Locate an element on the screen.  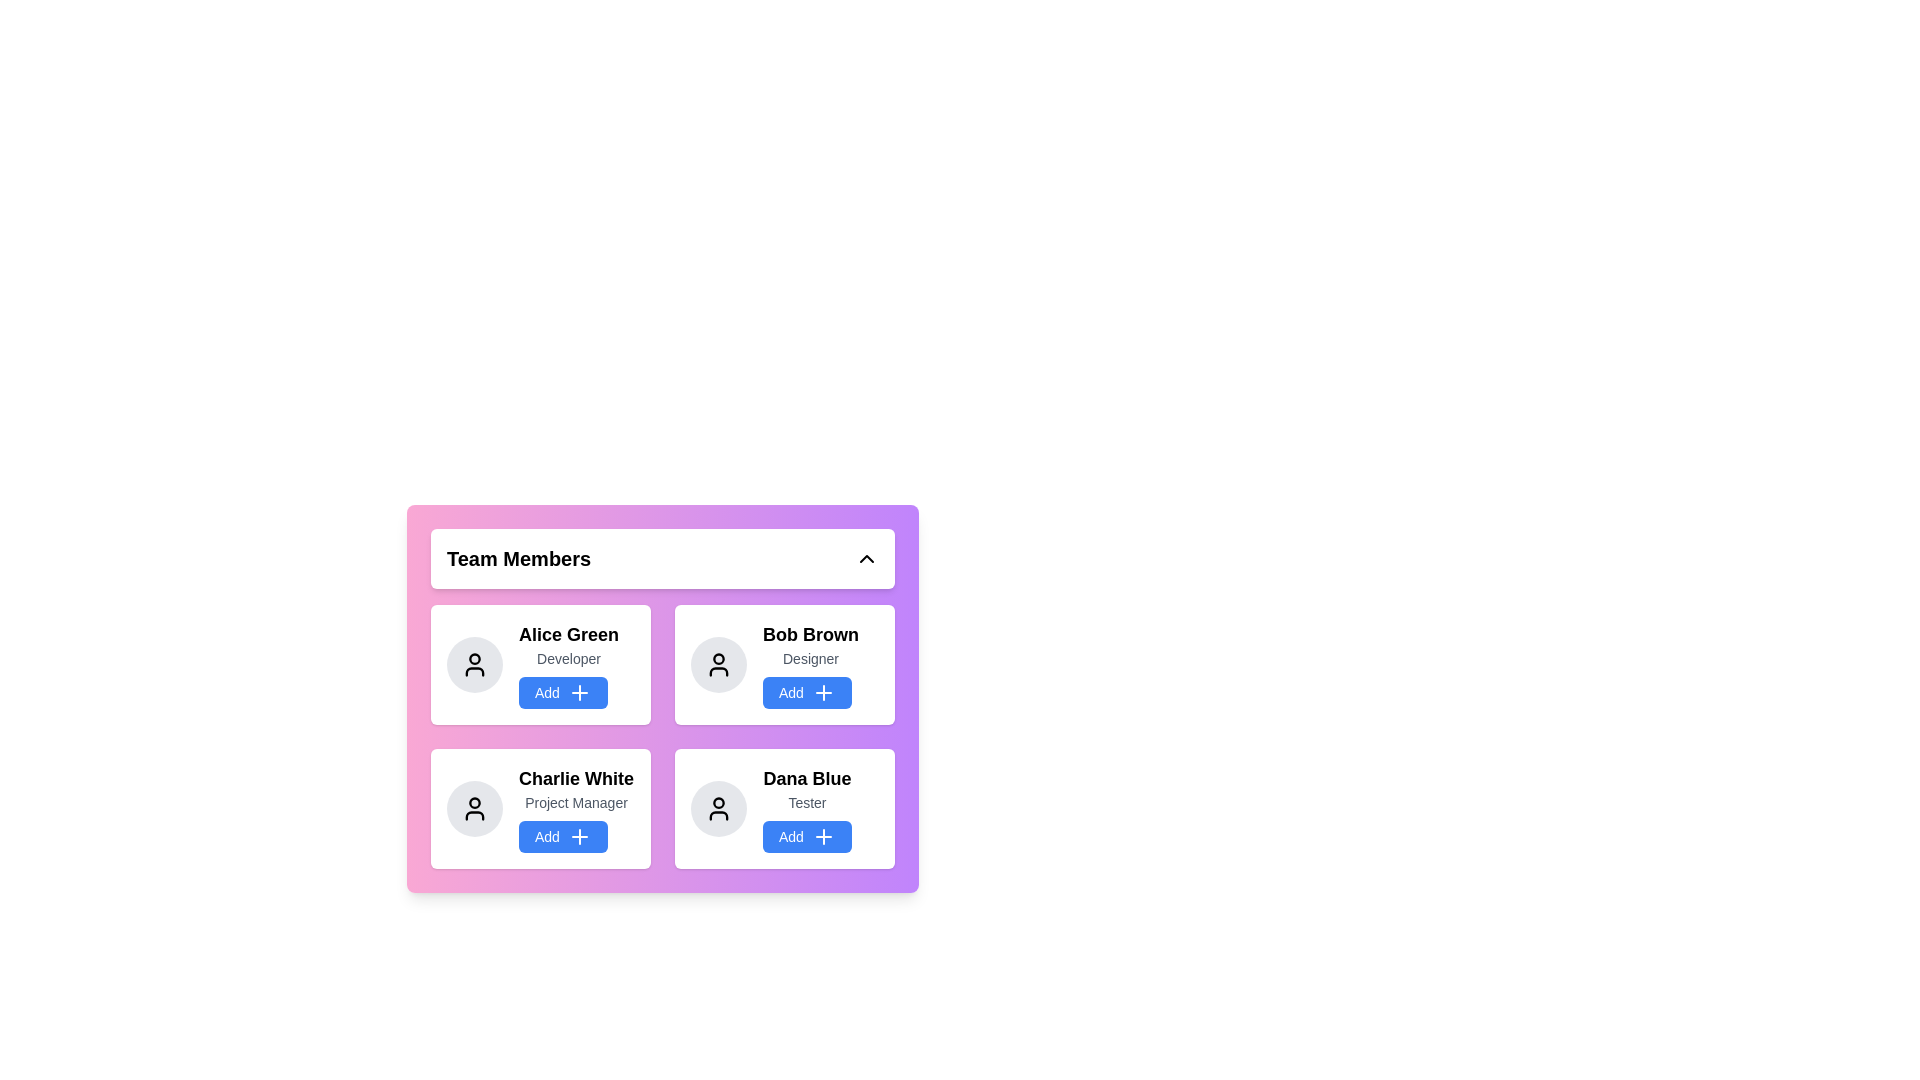
the circular profile picture placeholder icon associated with user 'Bob Brown' is located at coordinates (719, 659).